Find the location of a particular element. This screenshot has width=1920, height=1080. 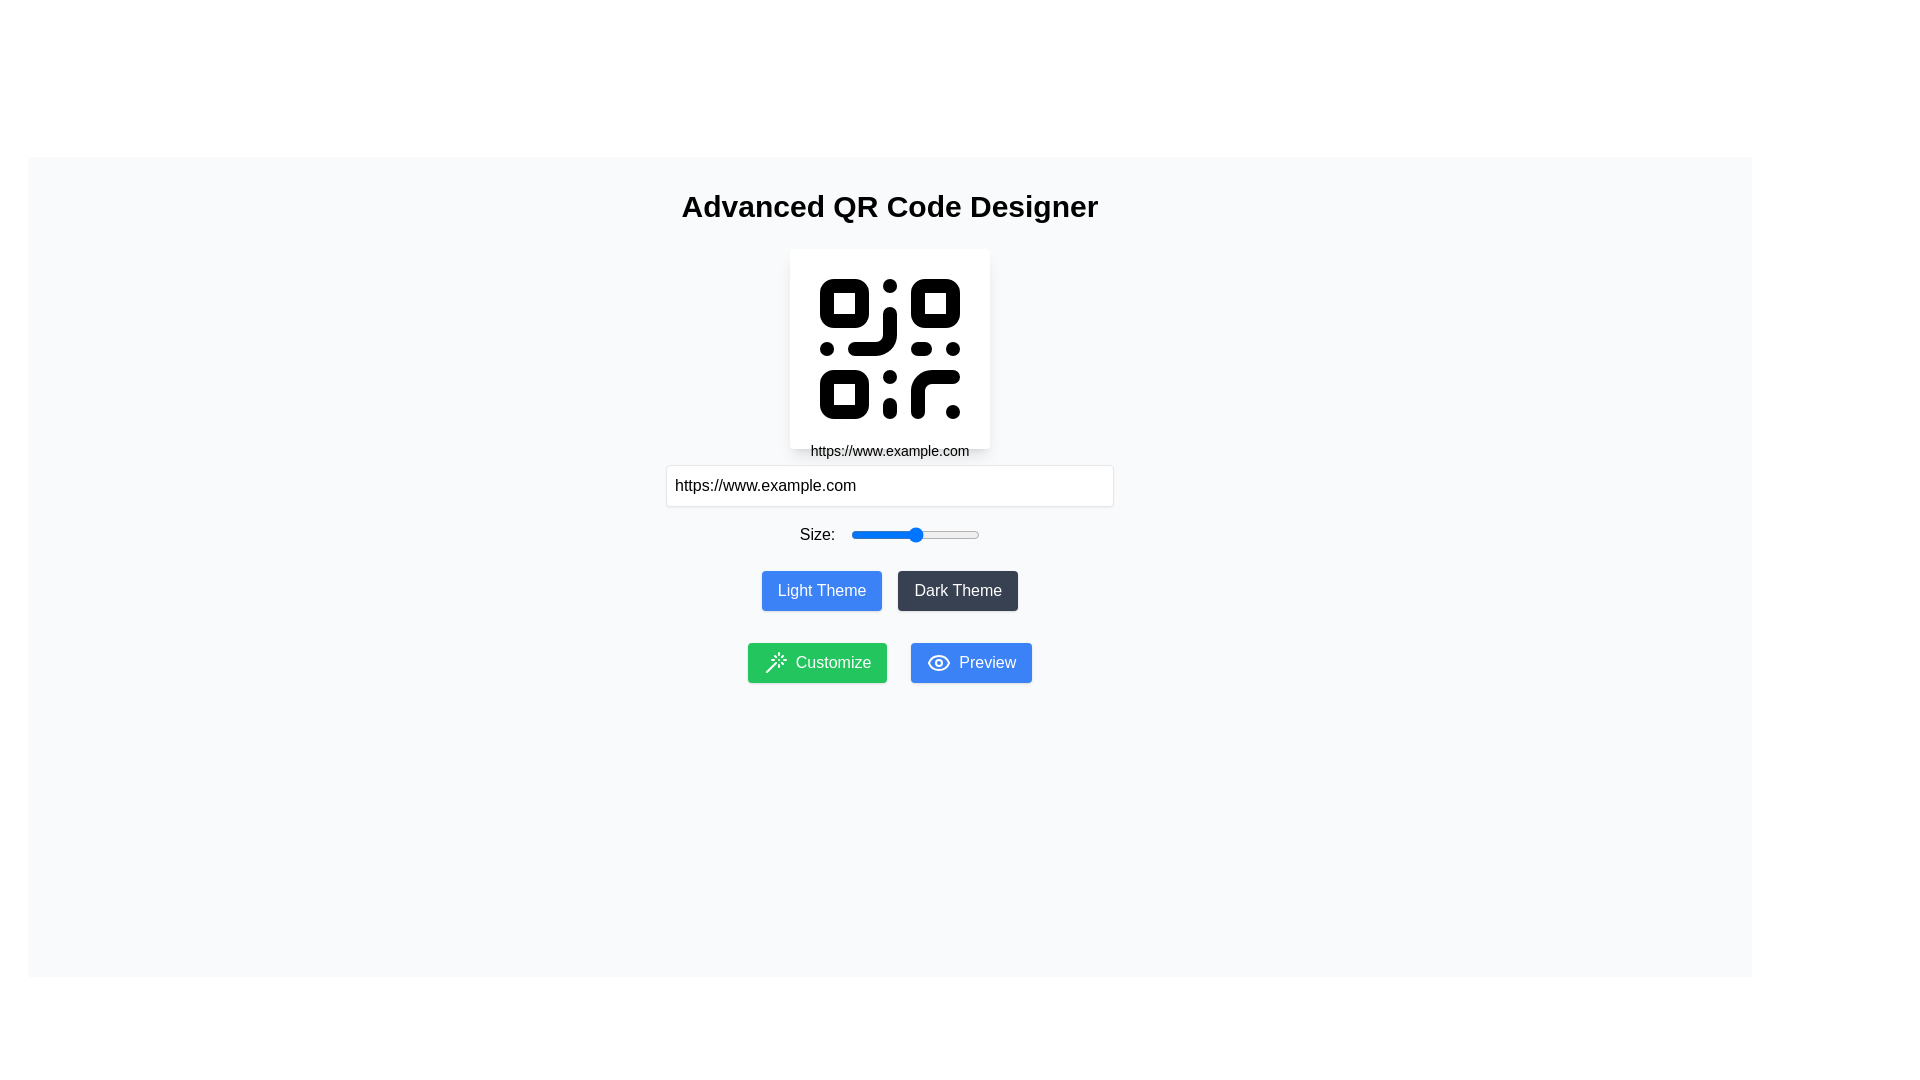

the size value is located at coordinates (973, 534).